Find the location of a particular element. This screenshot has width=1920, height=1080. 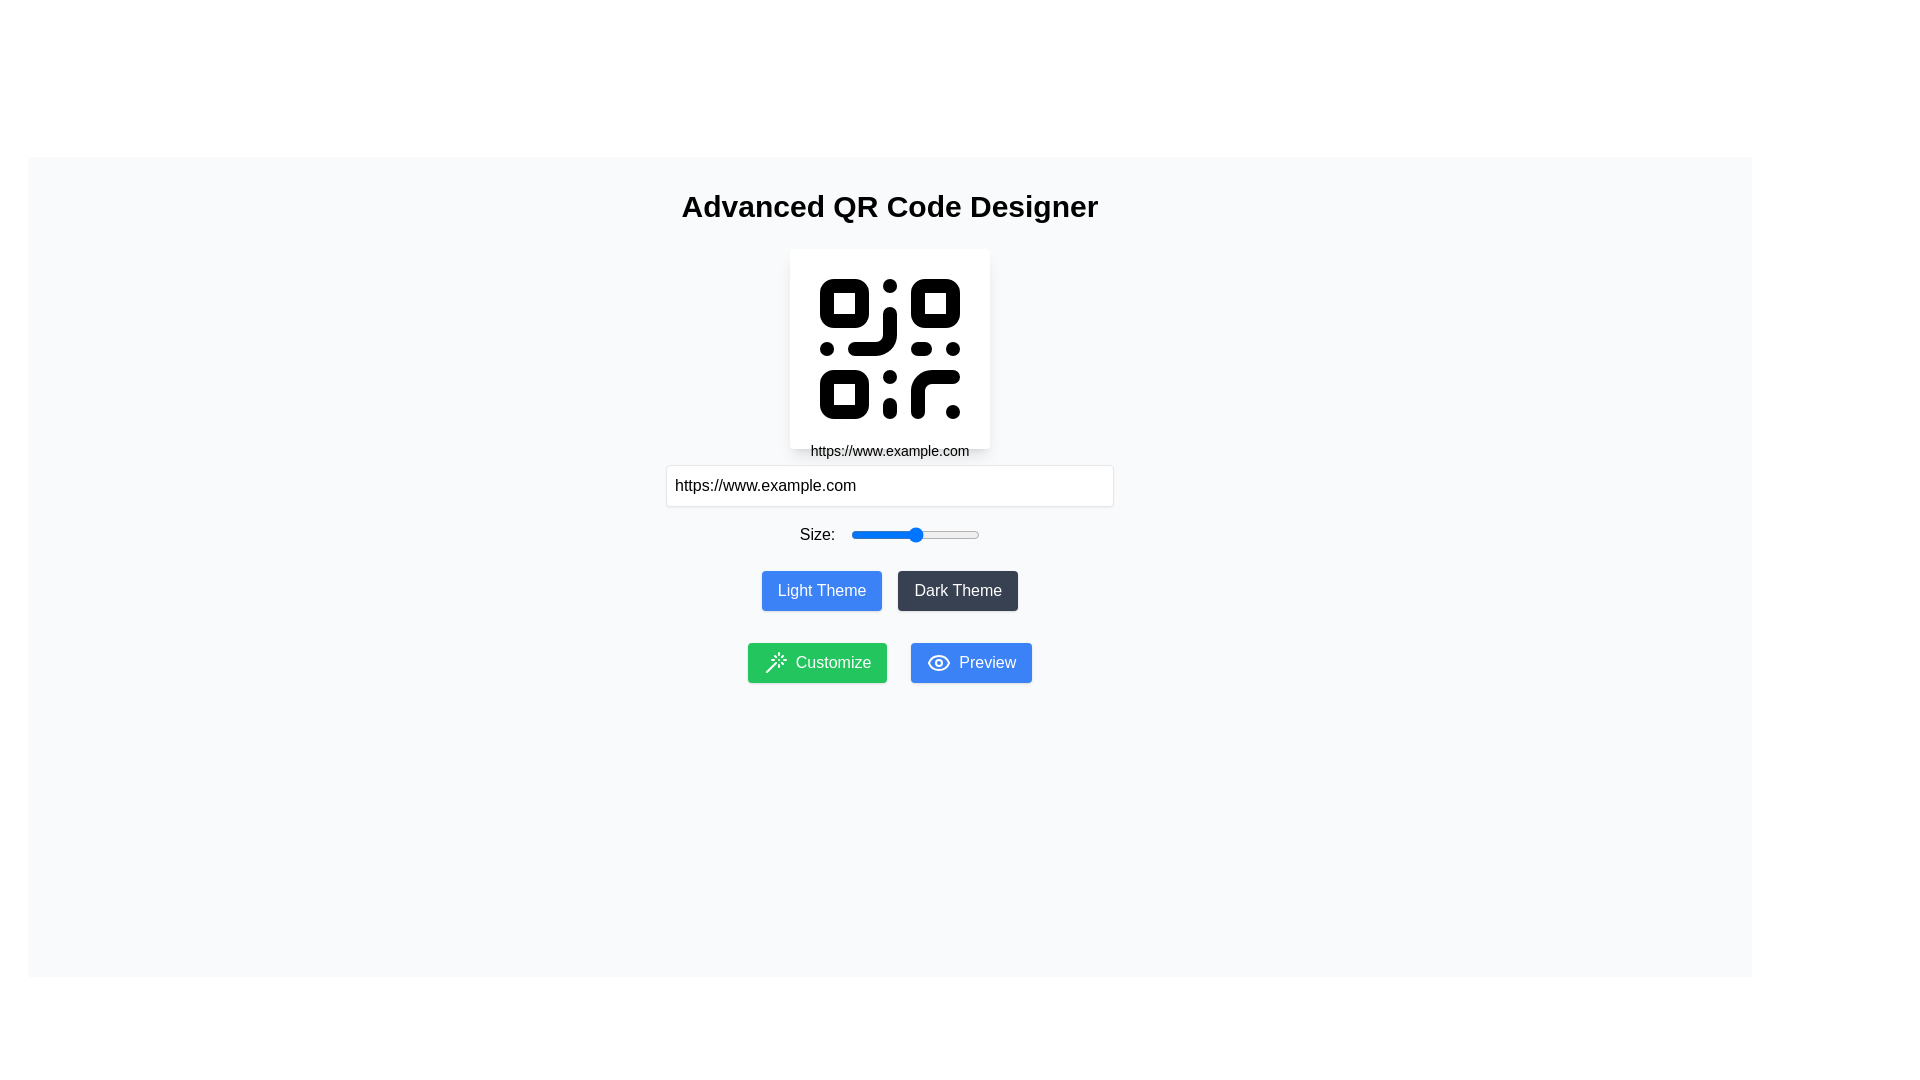

the size value is located at coordinates (973, 534).